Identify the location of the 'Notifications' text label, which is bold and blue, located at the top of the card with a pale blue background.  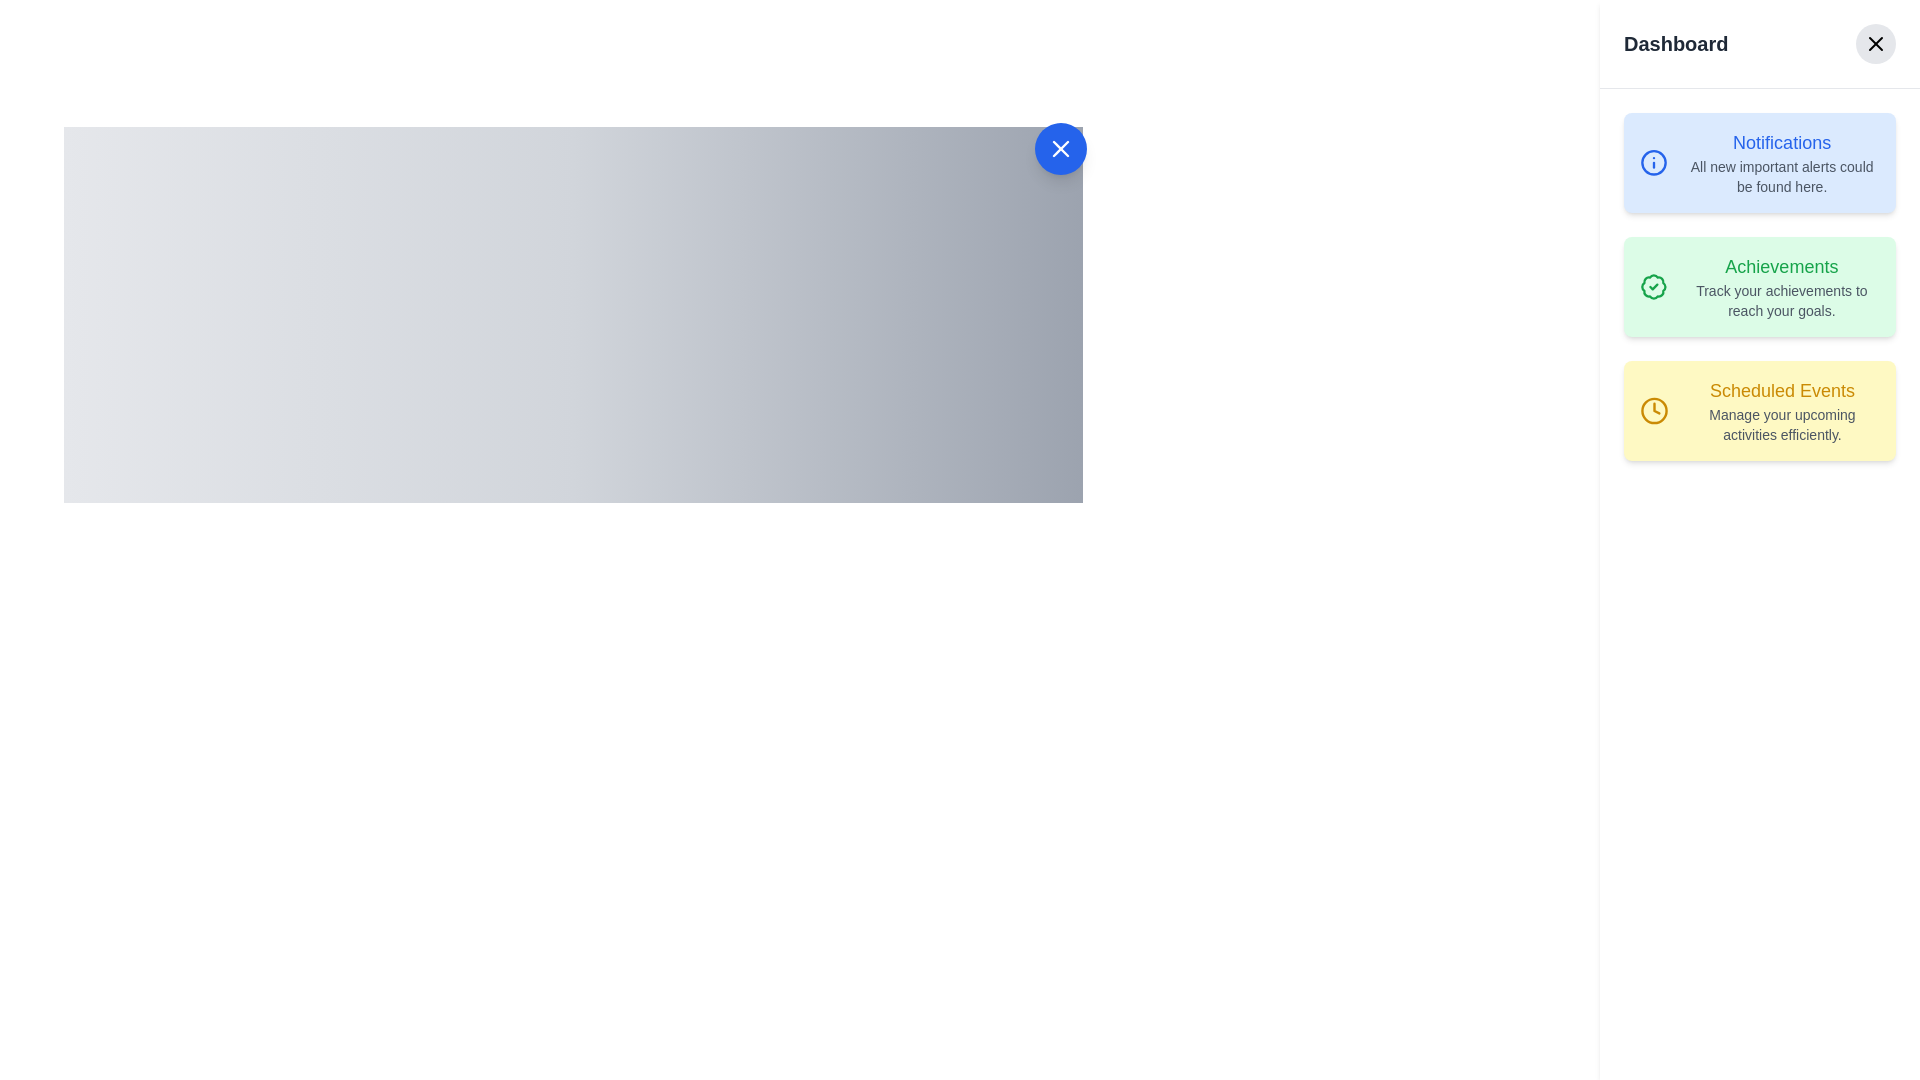
(1782, 141).